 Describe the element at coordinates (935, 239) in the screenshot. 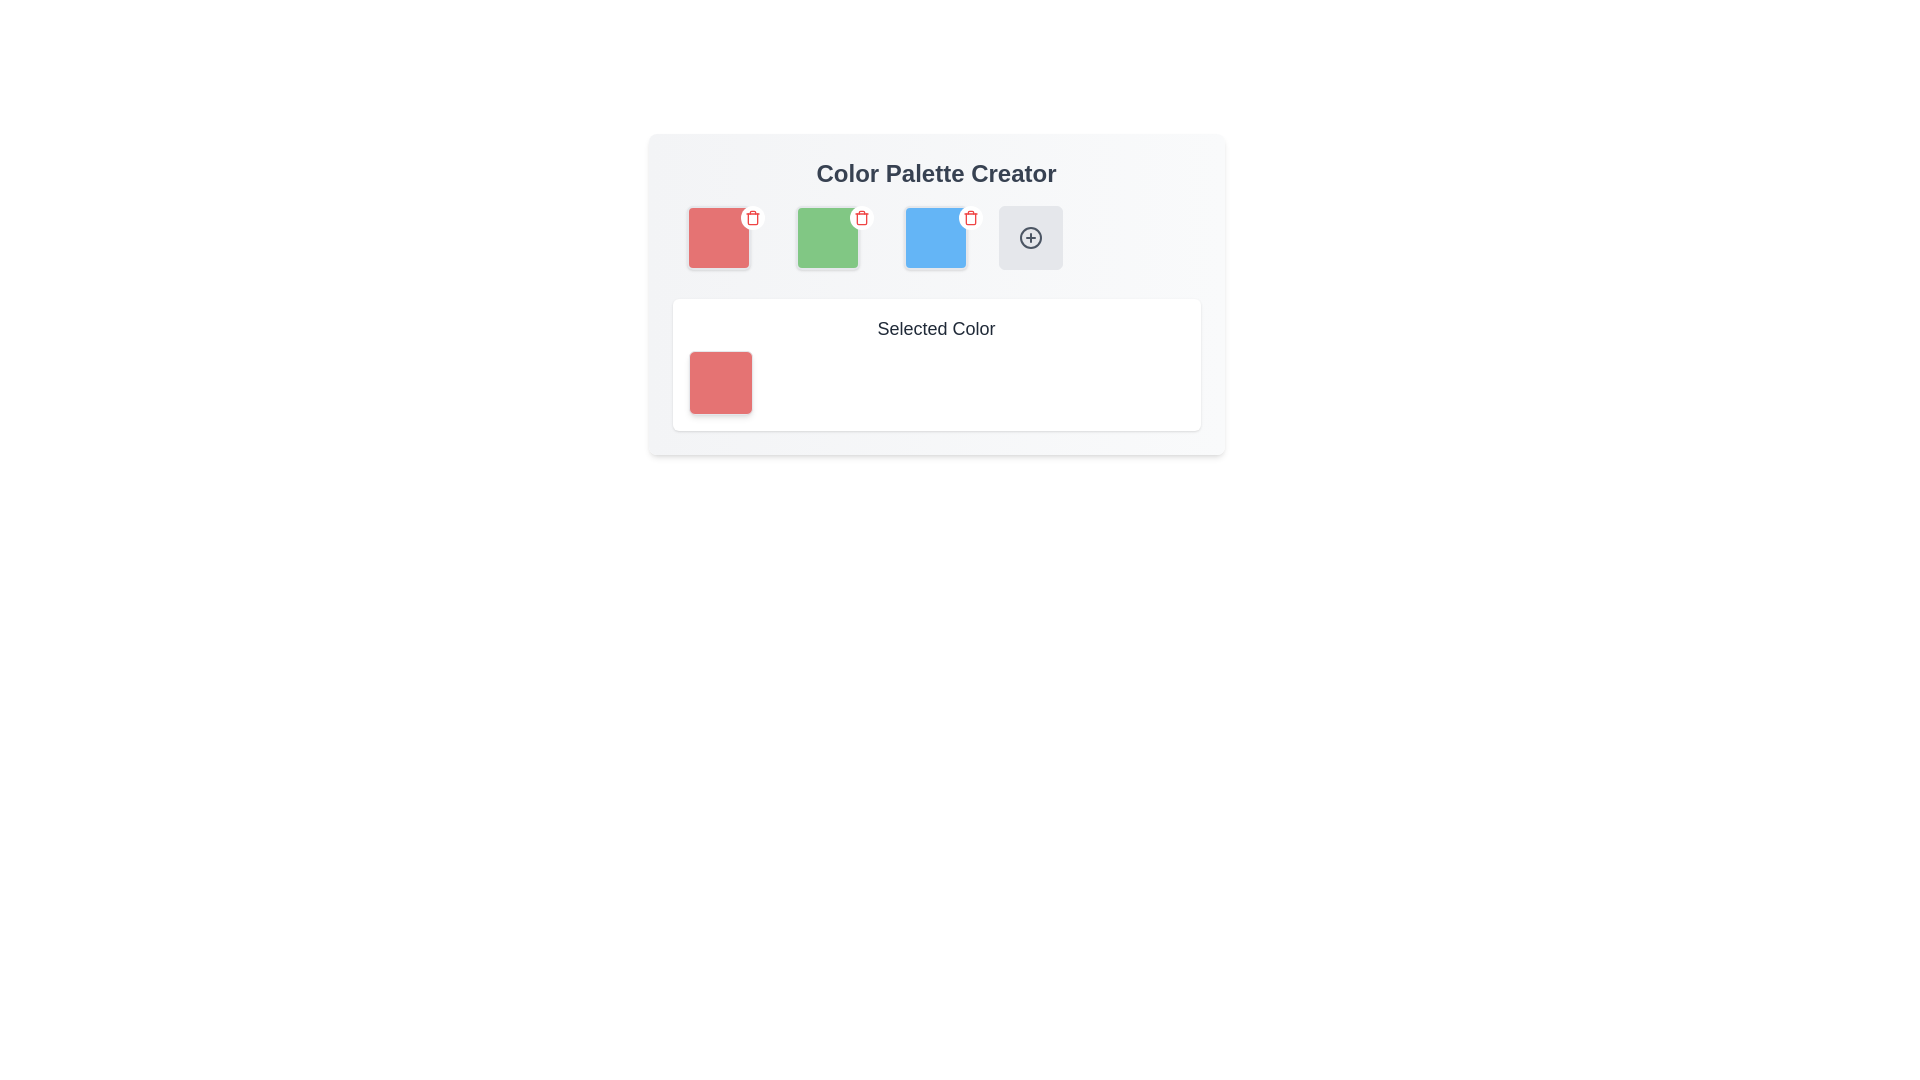

I see `the blue square button in the color palette` at that location.